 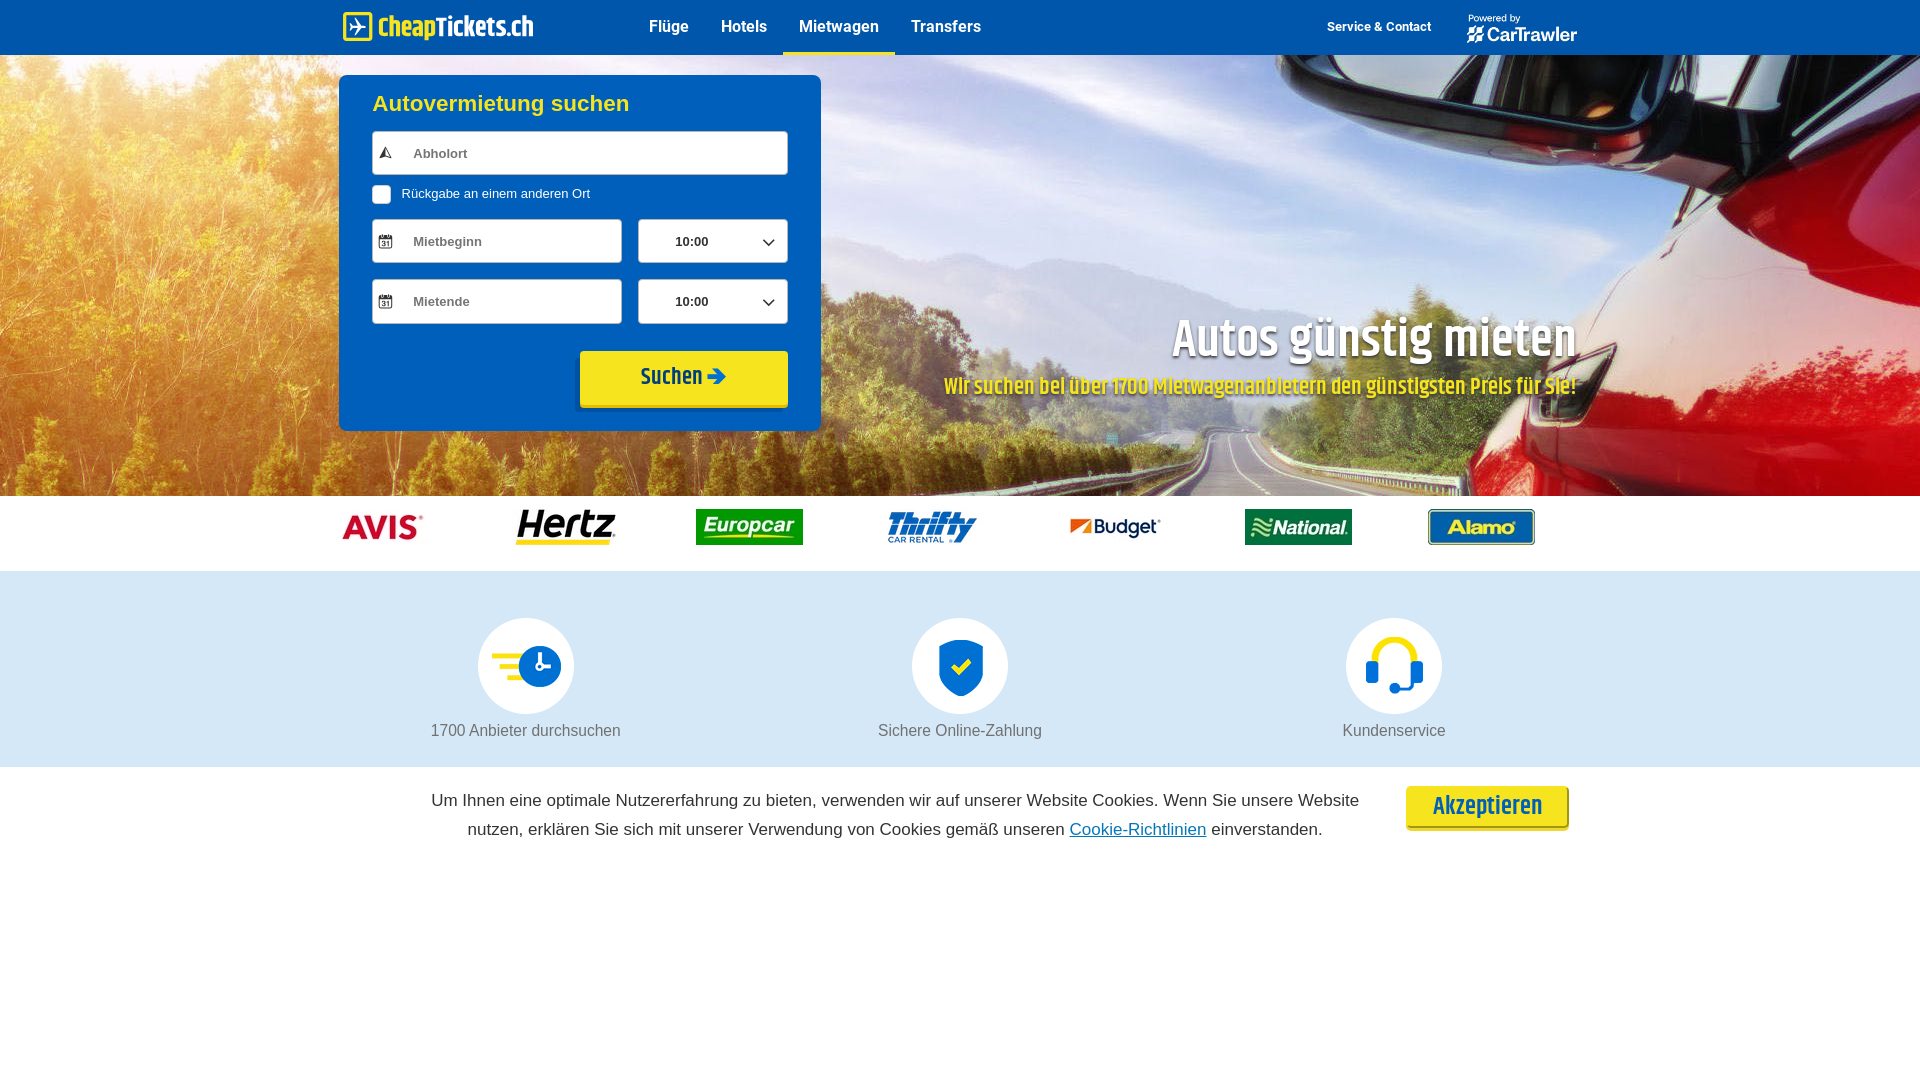 What do you see at coordinates (1487, 805) in the screenshot?
I see `'Akzeptieren'` at bounding box center [1487, 805].